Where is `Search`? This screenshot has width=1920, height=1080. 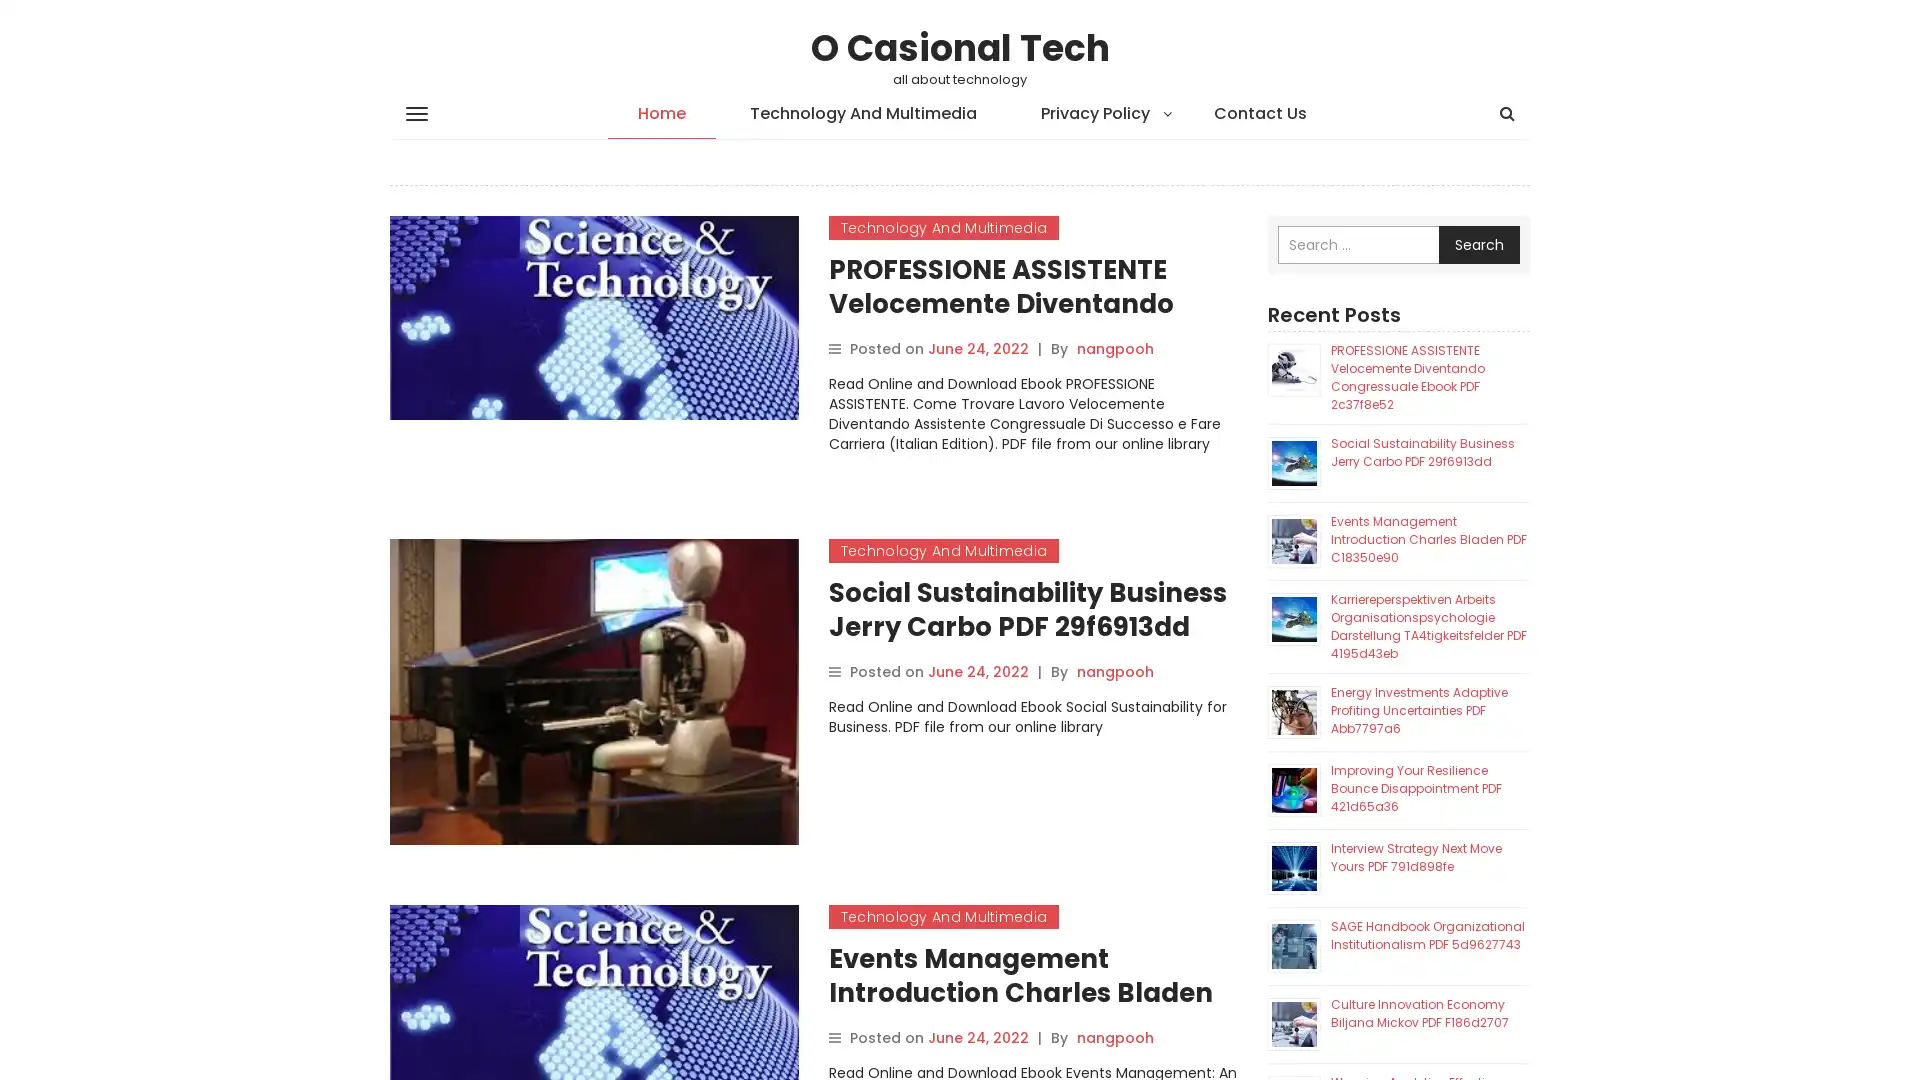
Search is located at coordinates (1479, 244).